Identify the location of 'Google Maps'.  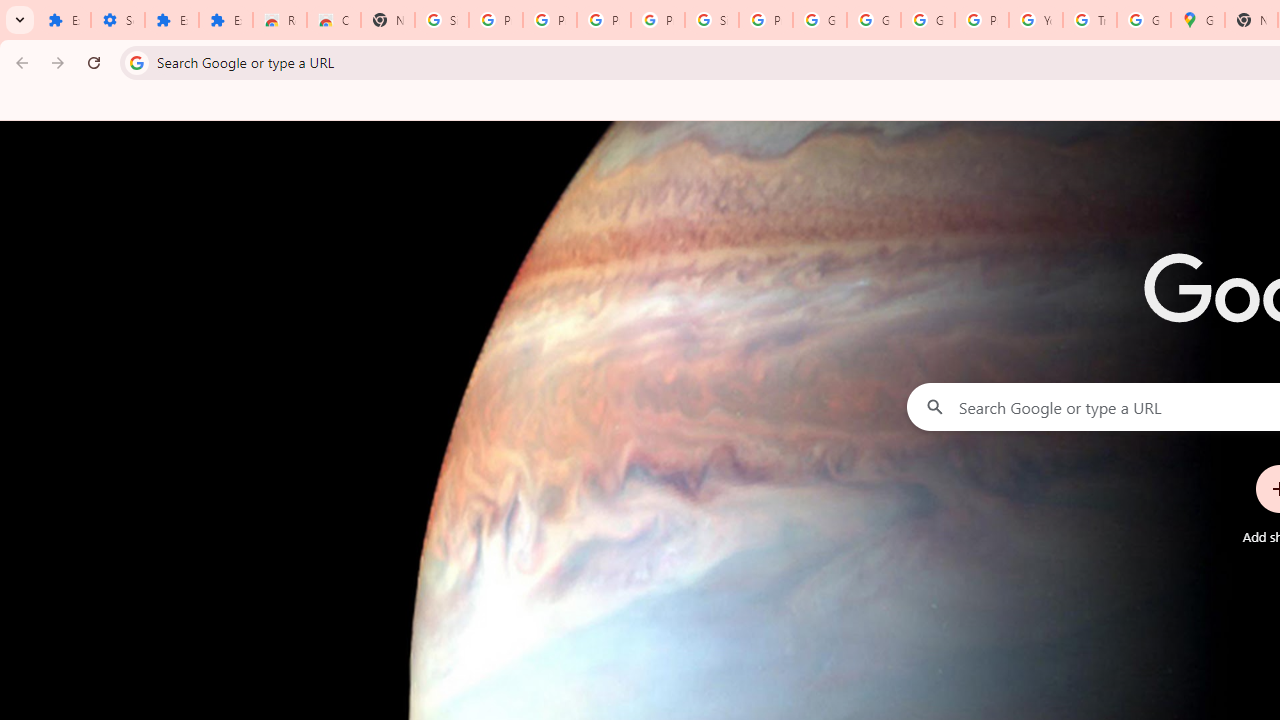
(1198, 20).